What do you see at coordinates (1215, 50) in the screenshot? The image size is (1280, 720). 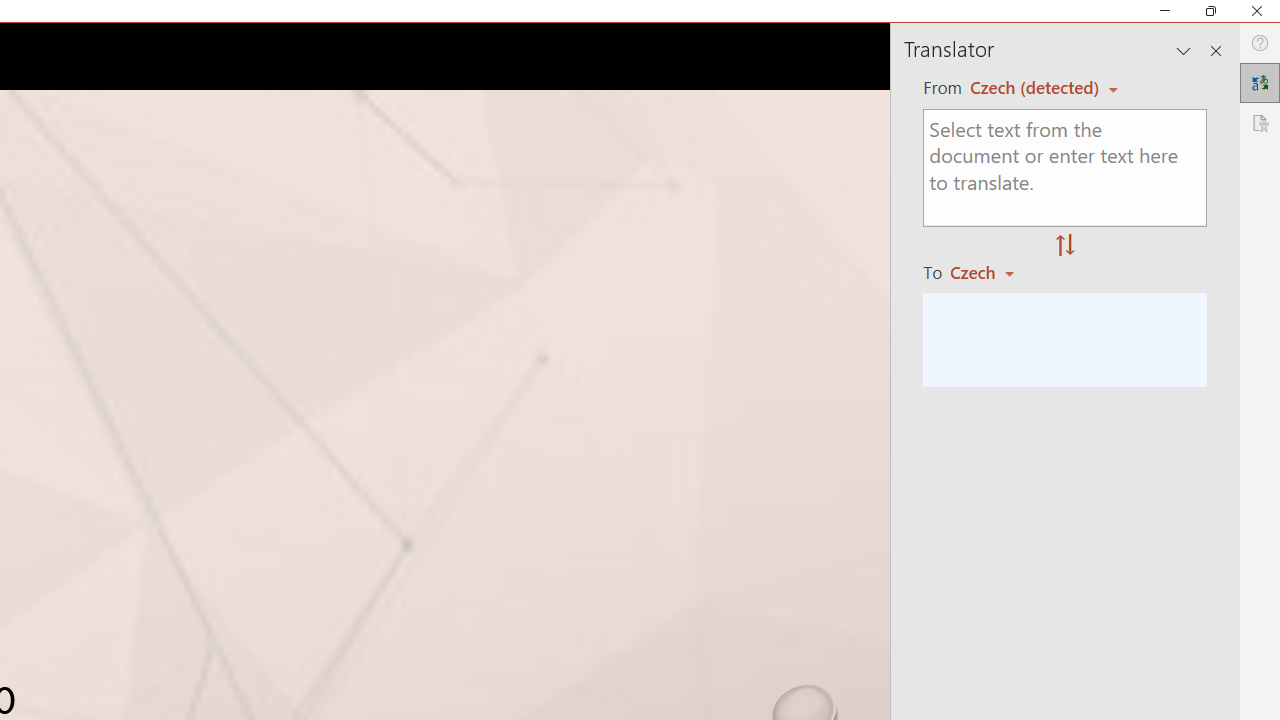 I see `'Close pane'` at bounding box center [1215, 50].